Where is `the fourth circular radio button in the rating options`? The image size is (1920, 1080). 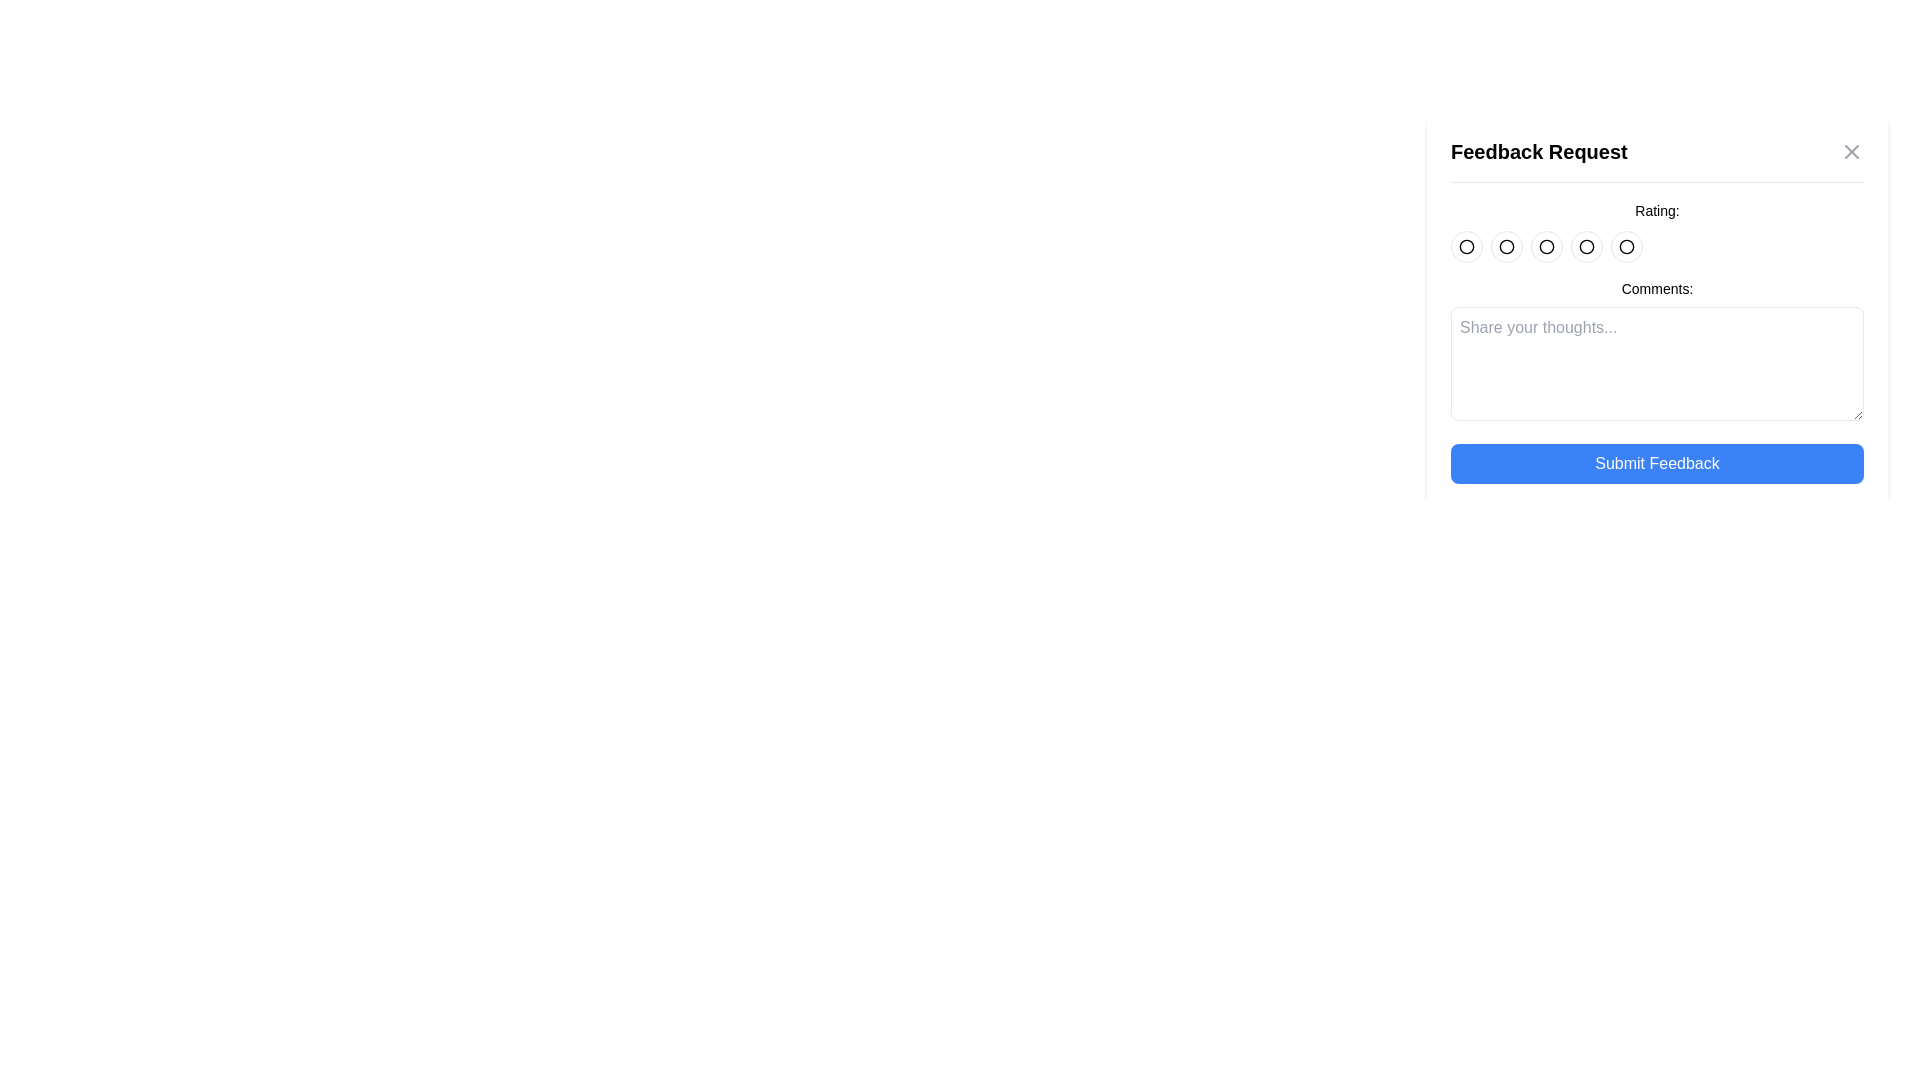 the fourth circular radio button in the rating options is located at coordinates (1586, 245).